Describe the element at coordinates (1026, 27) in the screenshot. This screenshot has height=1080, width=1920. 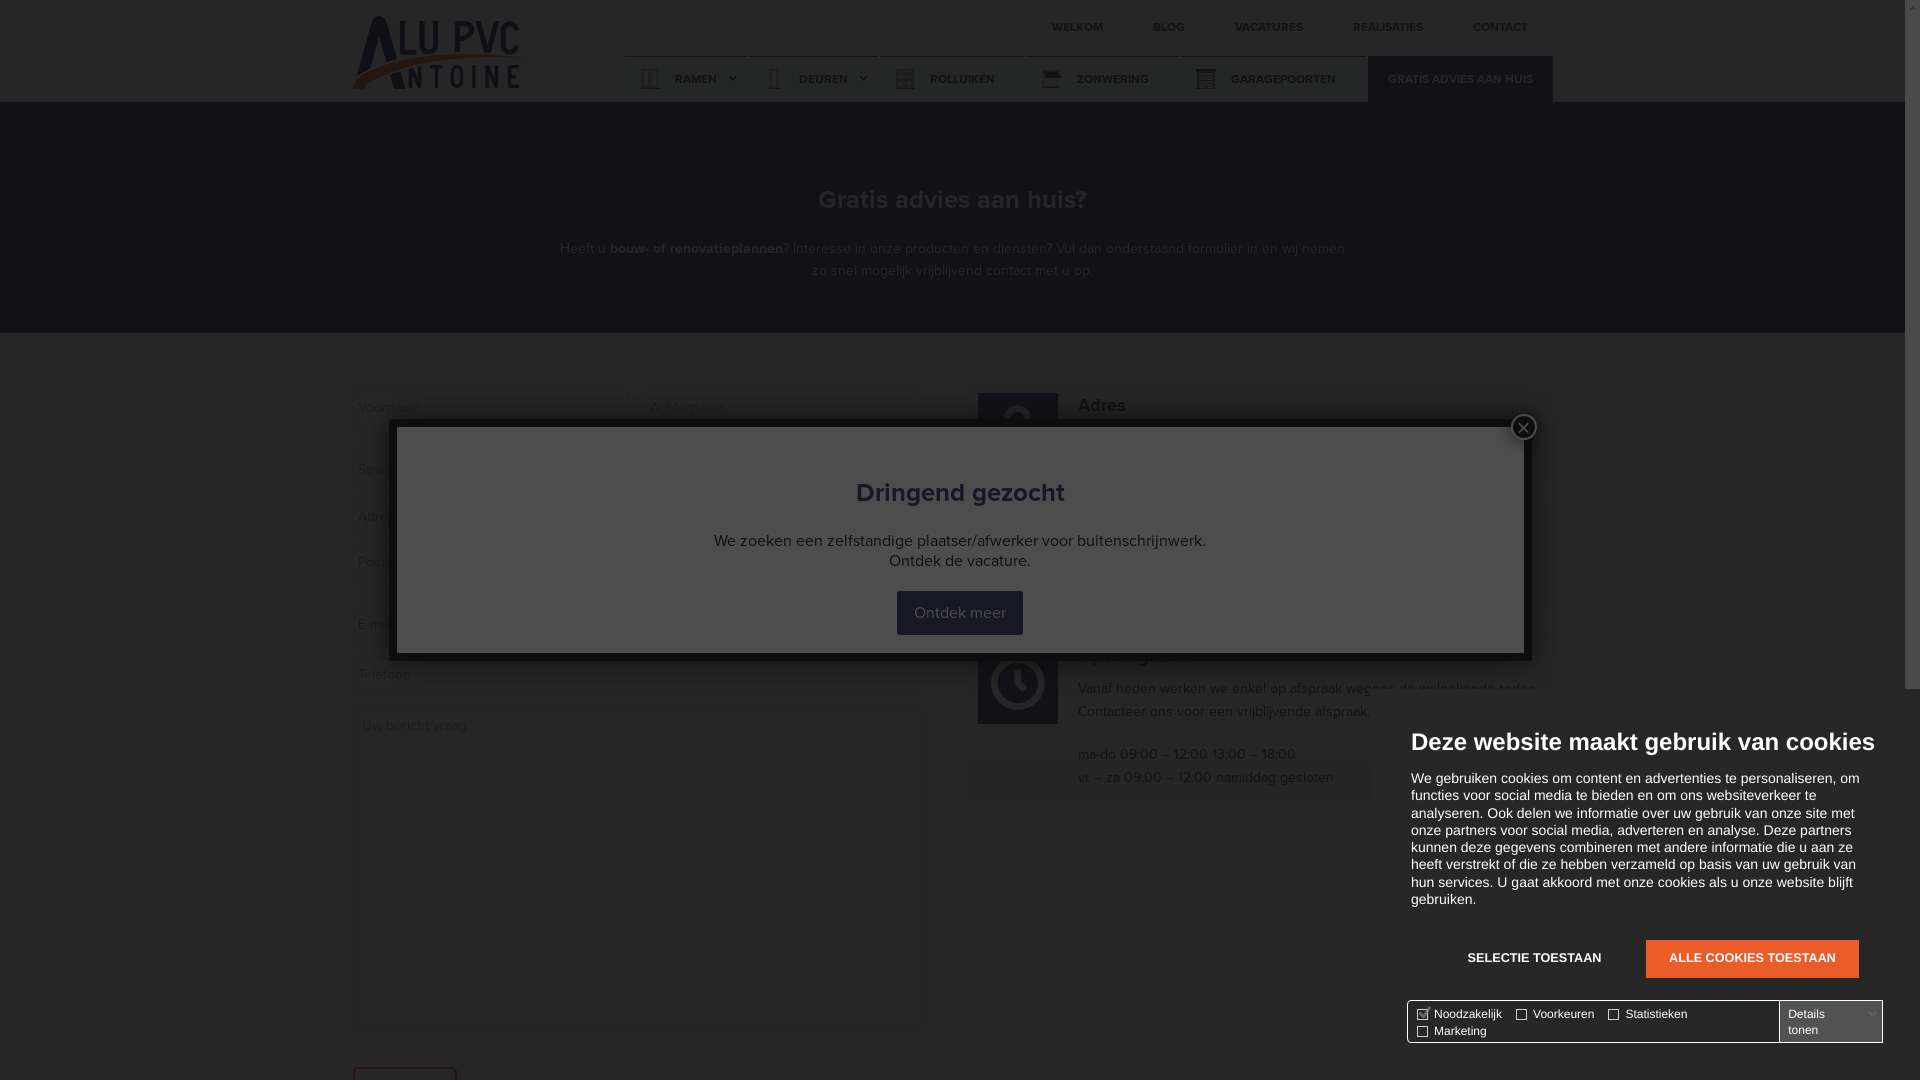
I see `'WELKOM'` at that location.